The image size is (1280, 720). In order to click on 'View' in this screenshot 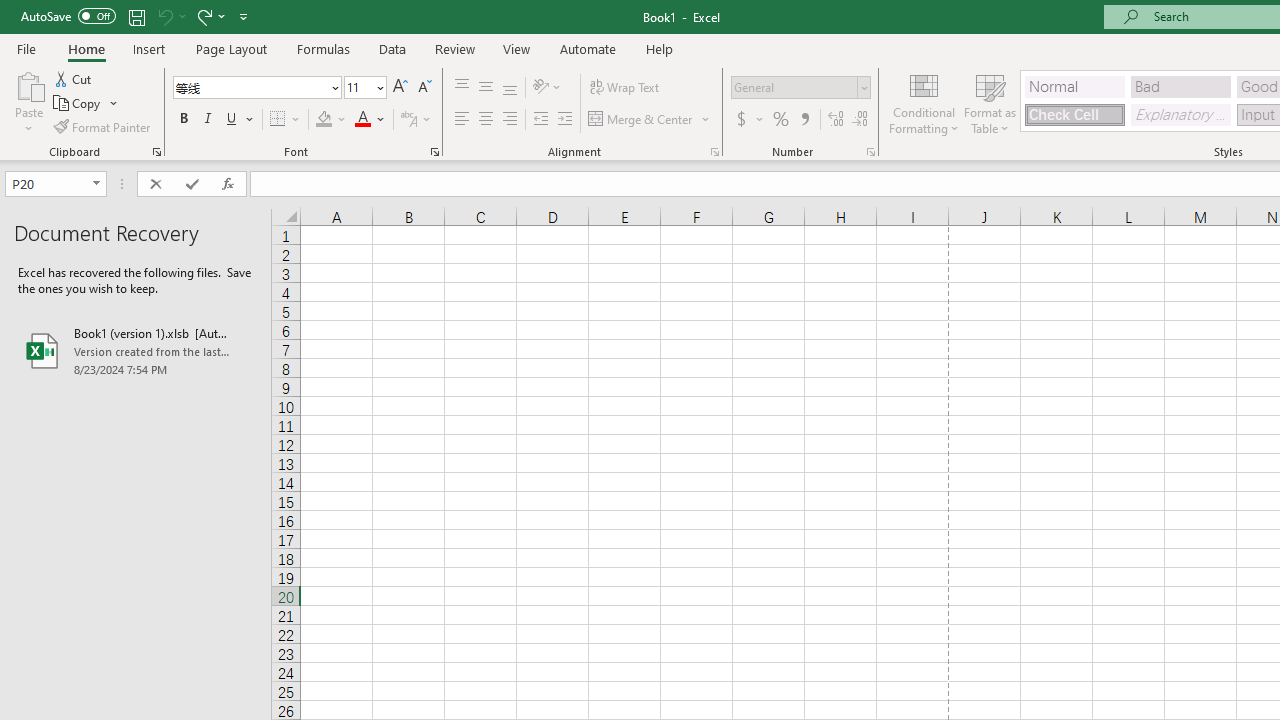, I will do `click(517, 48)`.